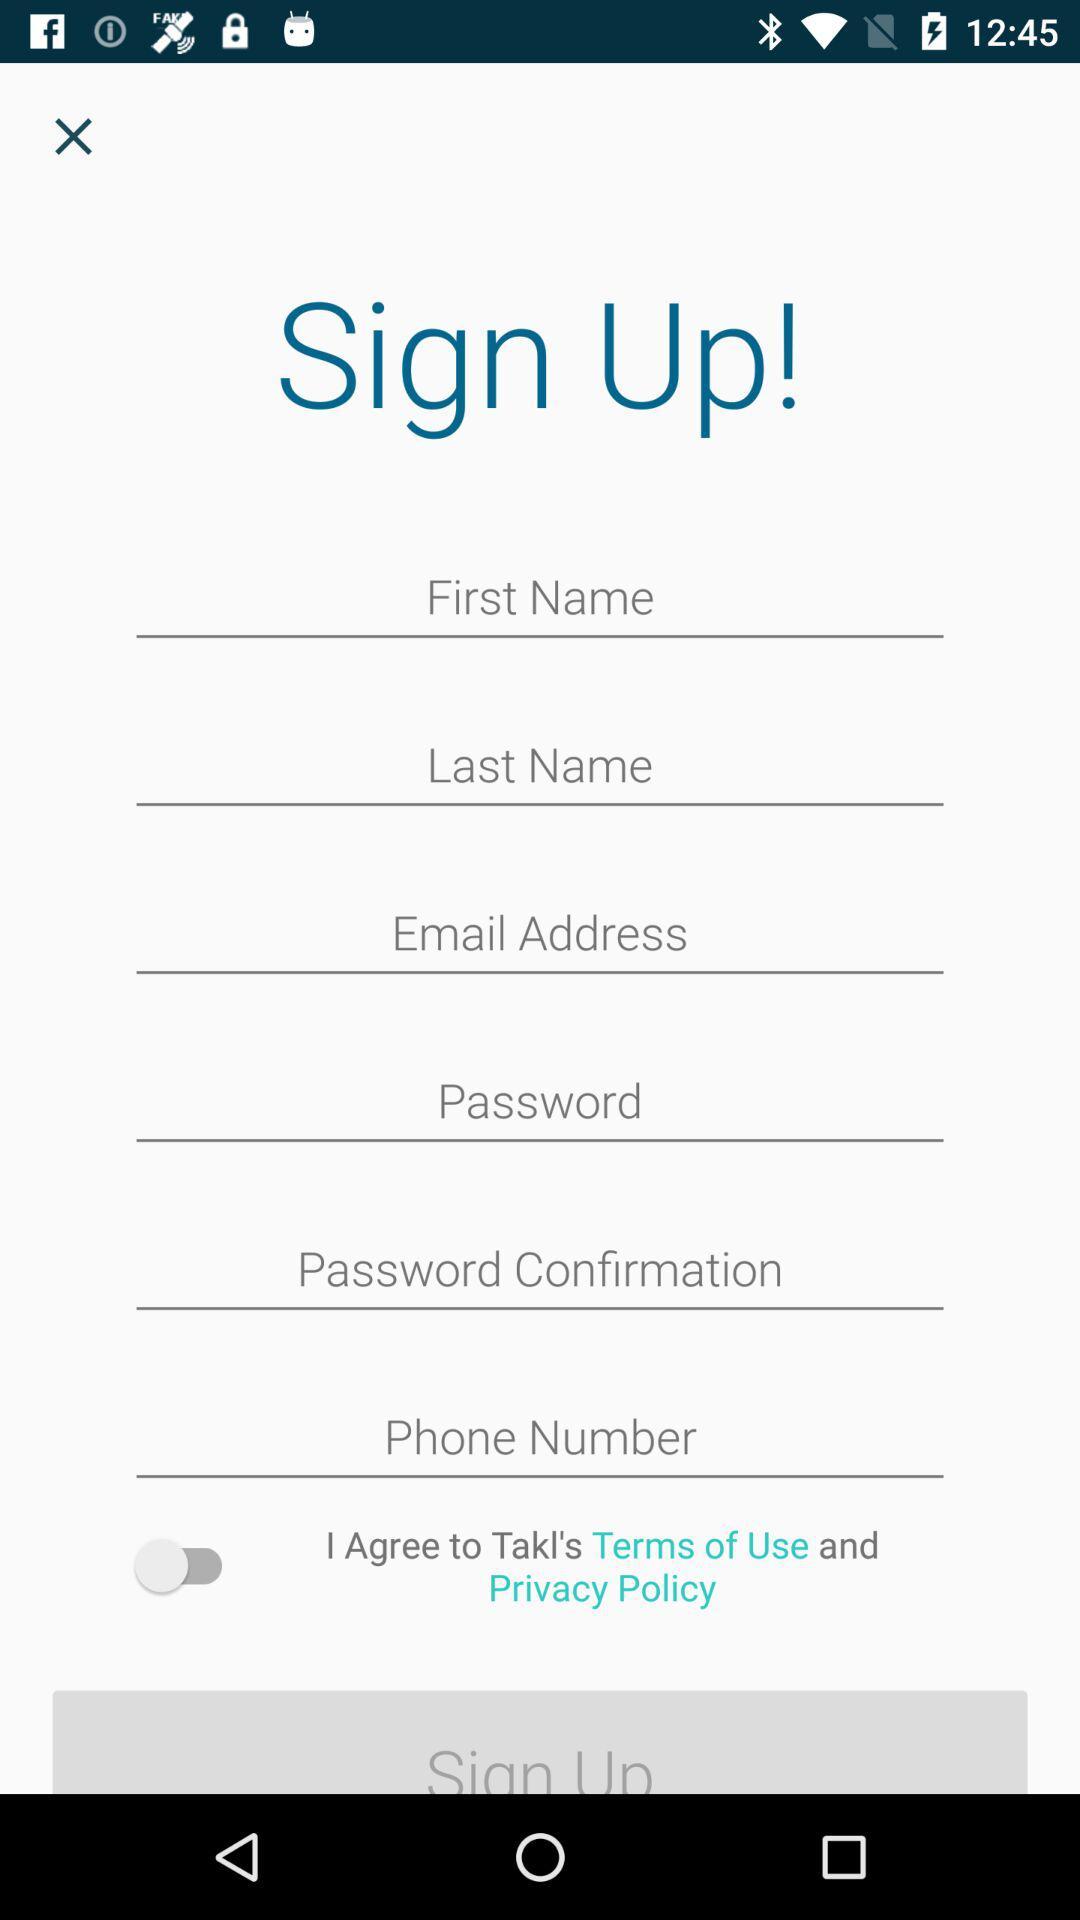 This screenshot has width=1080, height=1920. I want to click on this box lastname, so click(540, 766).